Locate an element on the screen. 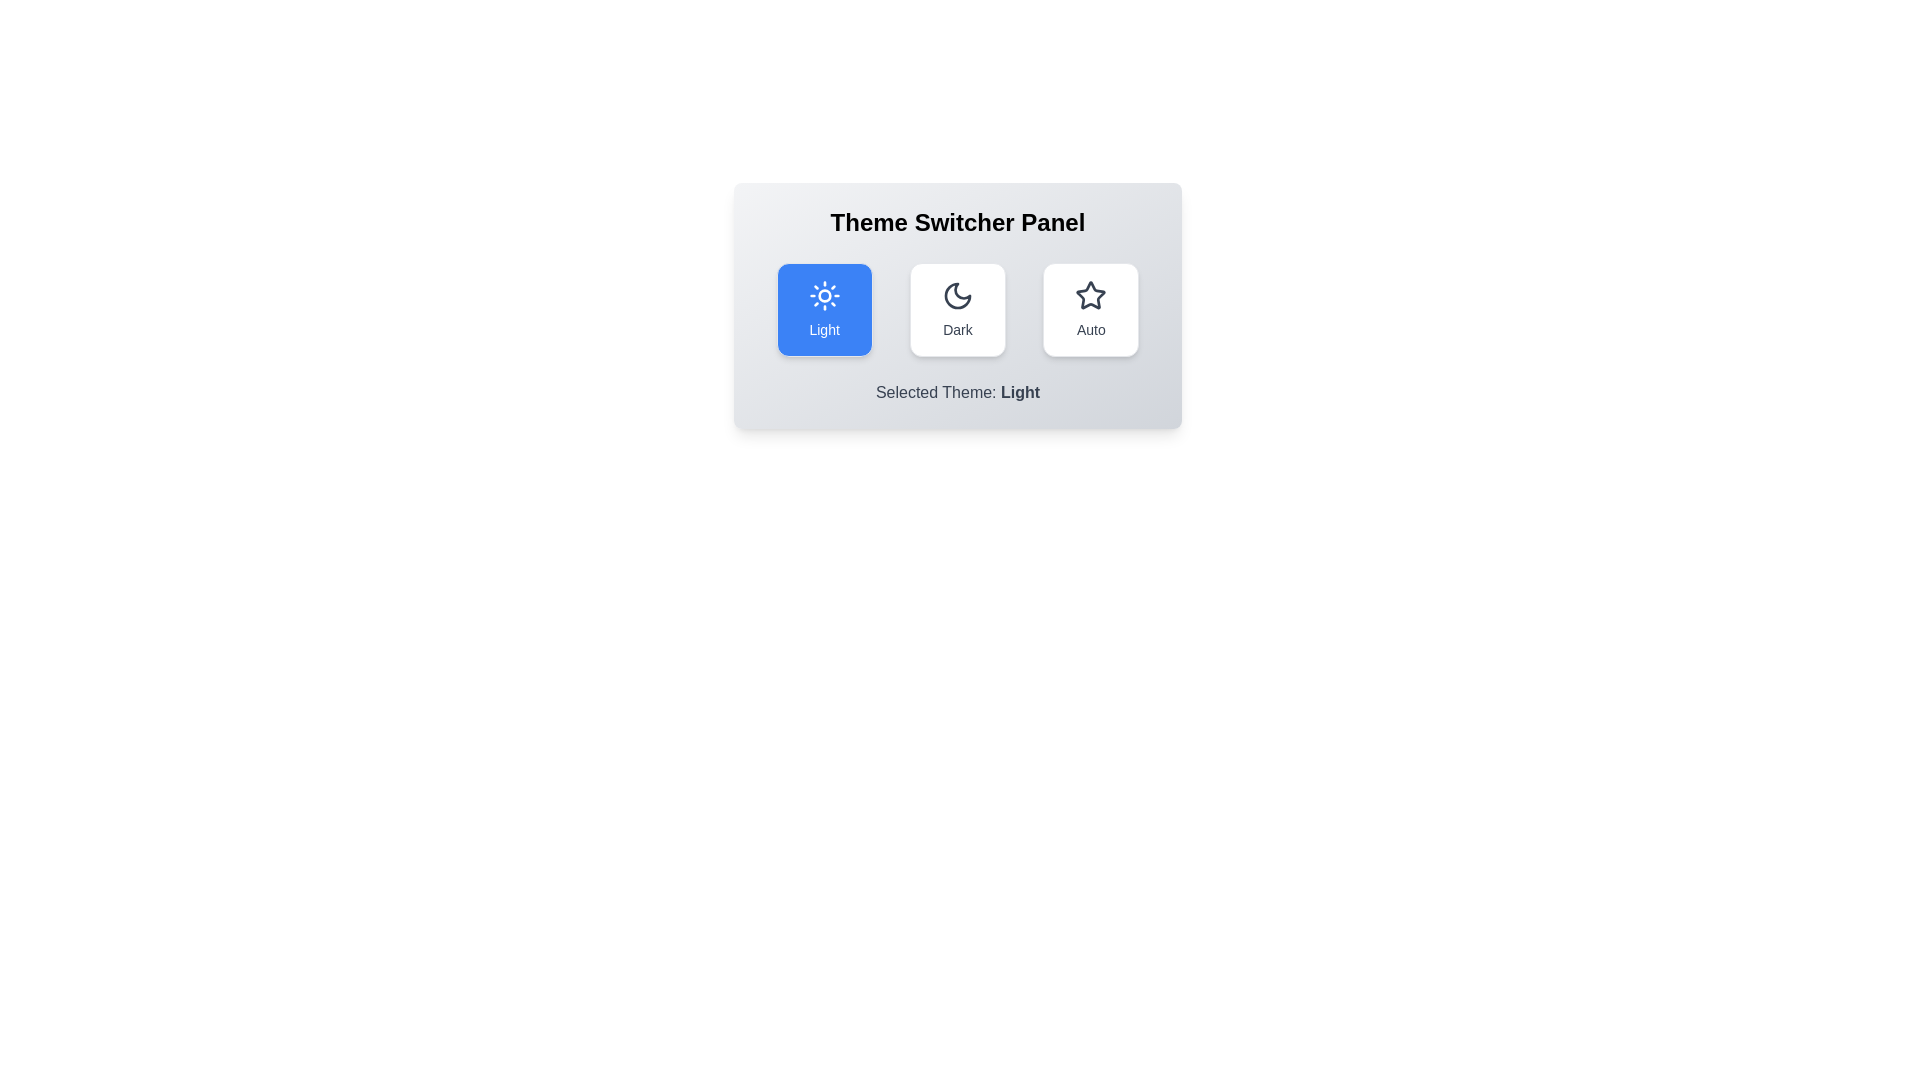 Image resolution: width=1920 pixels, height=1080 pixels. text element displaying 'Light' that is styled in bold, located beneath the 'Selected Theme:' text in the lower part of the interface is located at coordinates (1020, 392).